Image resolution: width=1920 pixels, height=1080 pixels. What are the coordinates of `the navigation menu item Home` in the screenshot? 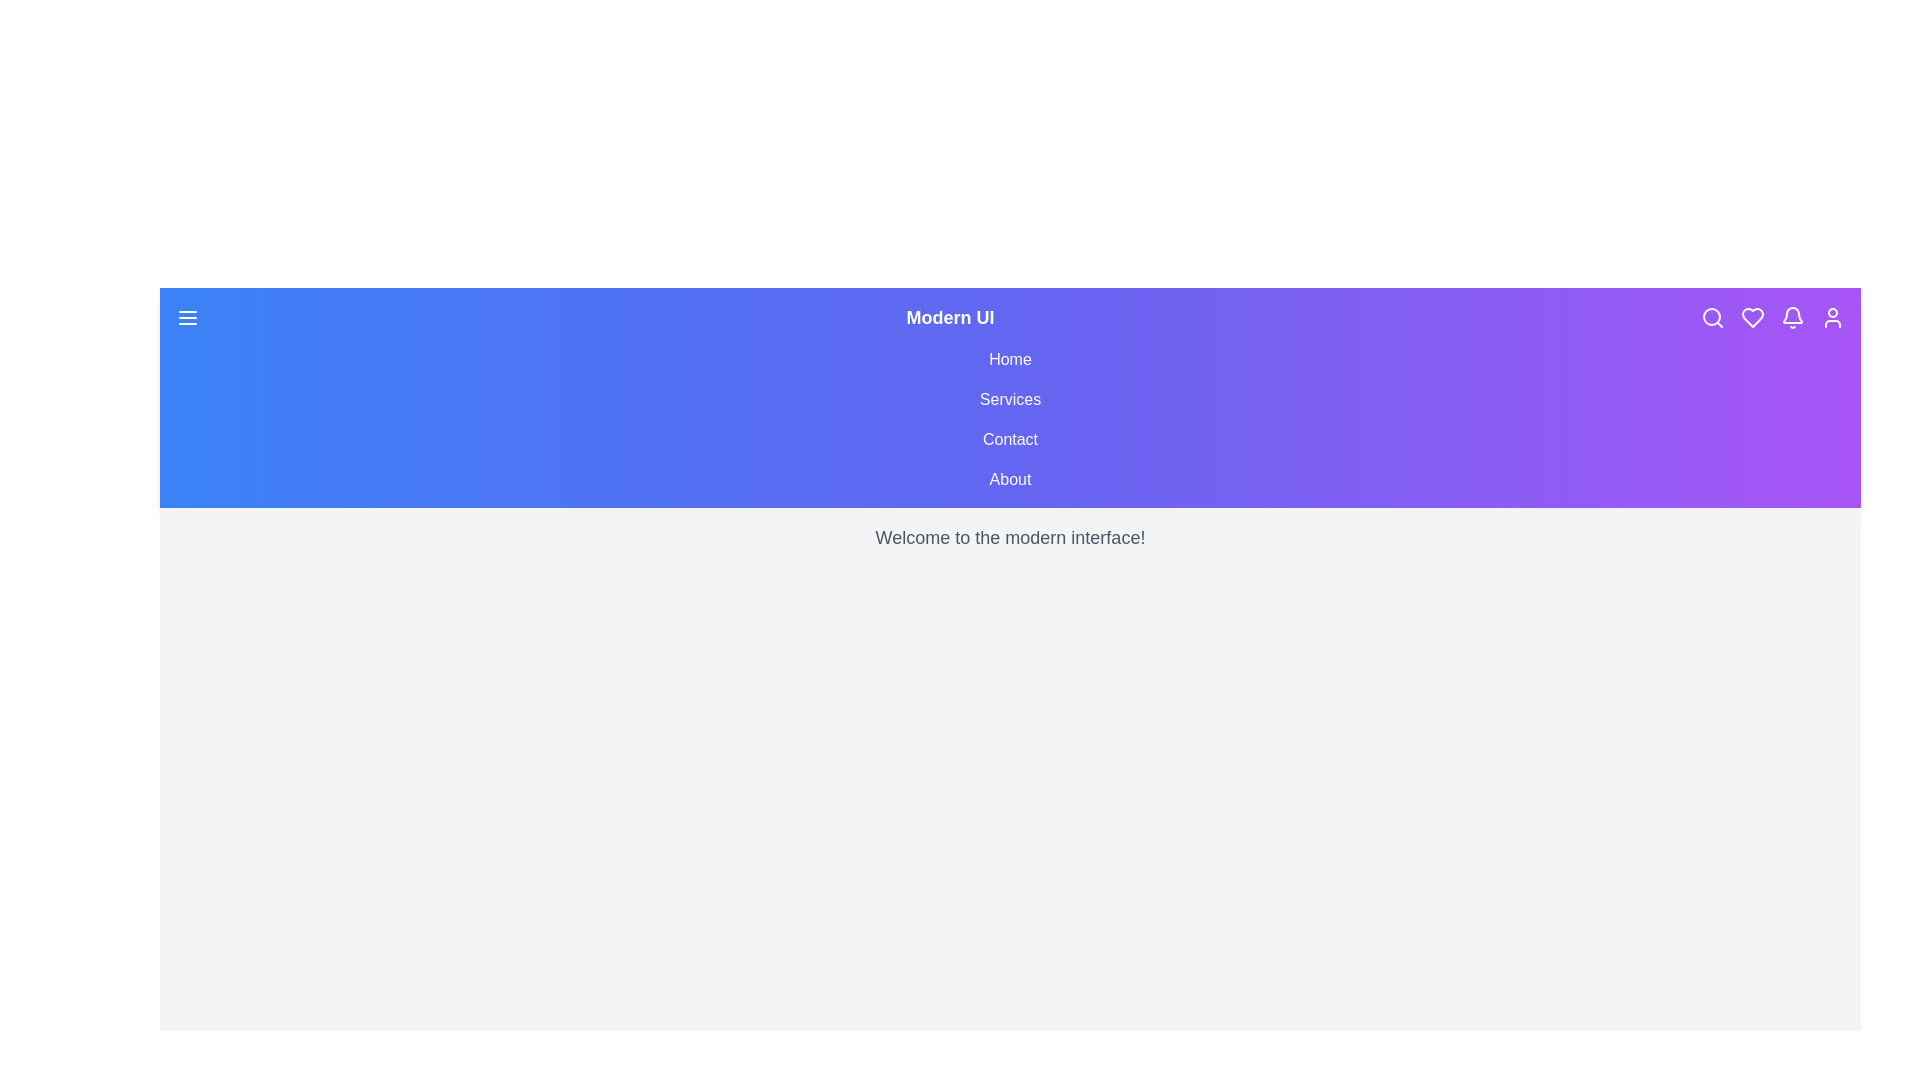 It's located at (1010, 358).